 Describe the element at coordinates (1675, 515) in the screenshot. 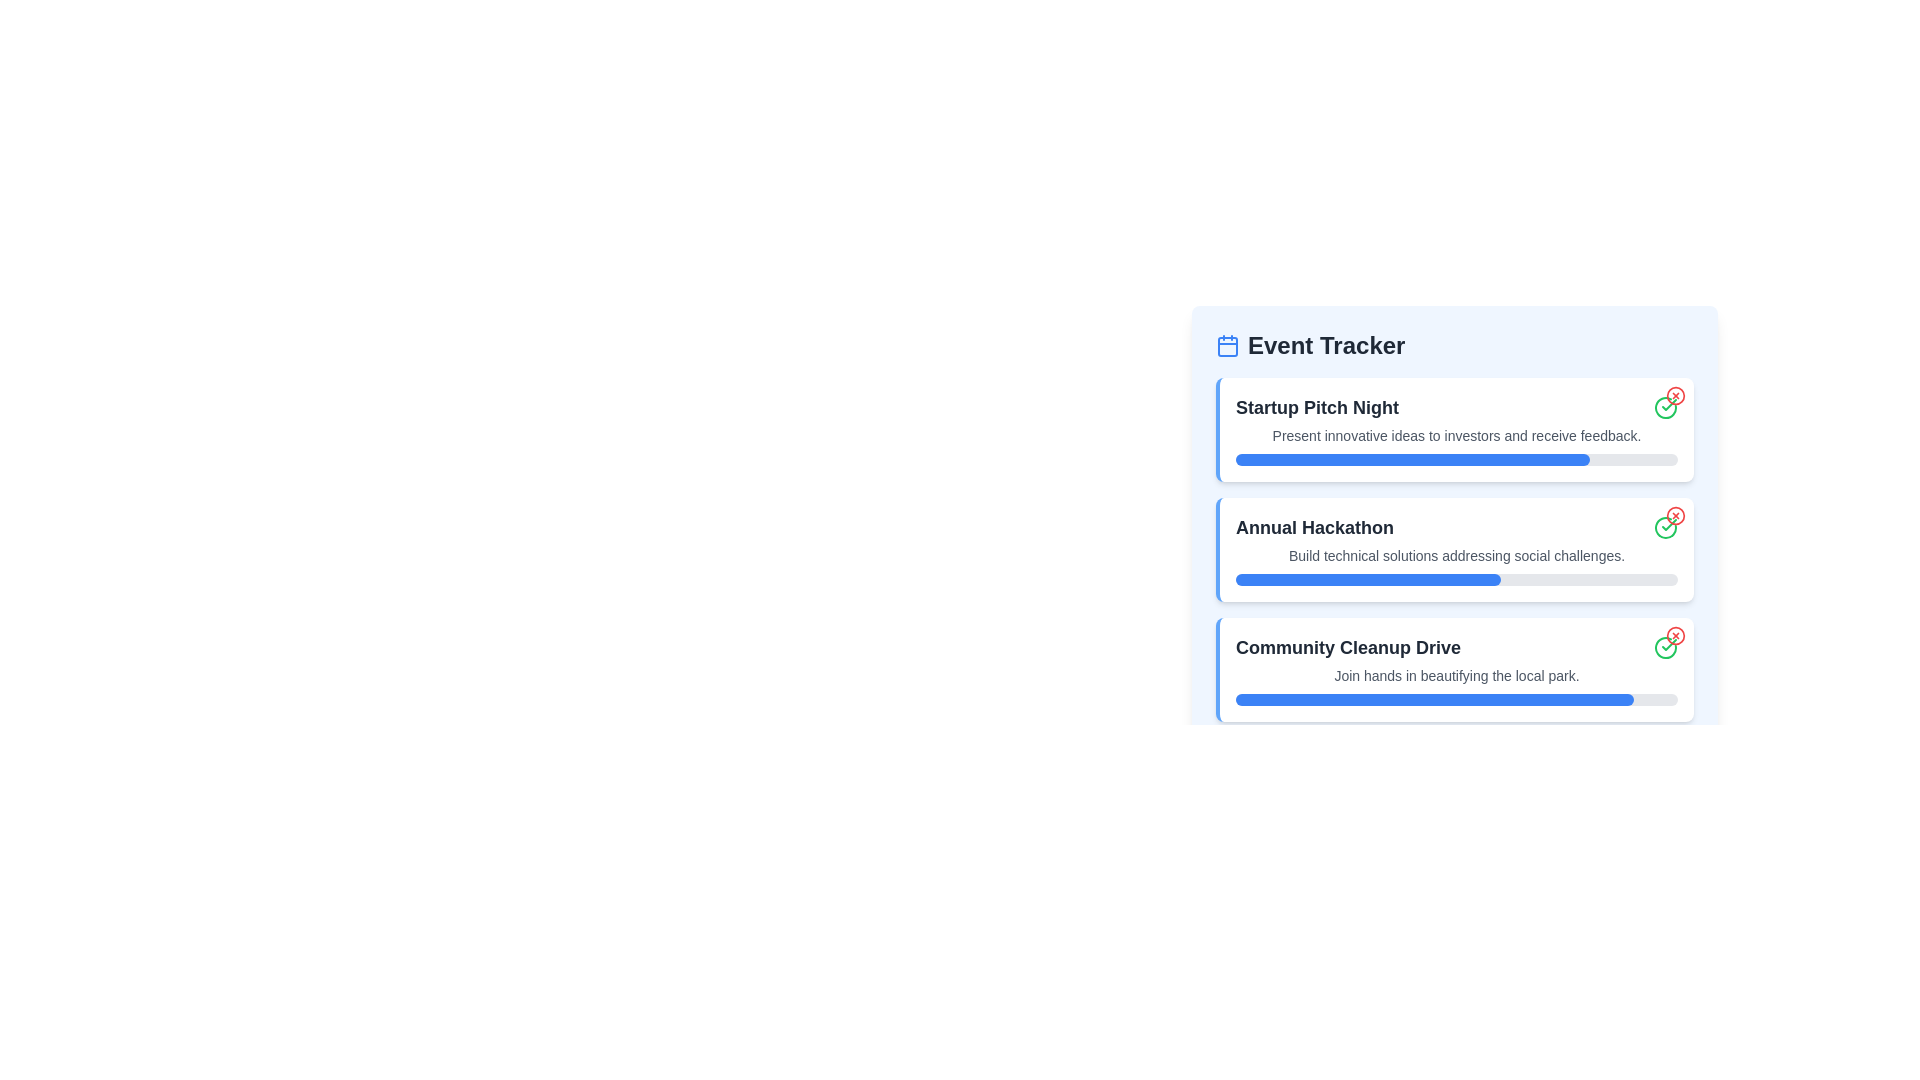

I see `the button located in the top-right corner of the 'Annual Hackathon' event card` at that location.